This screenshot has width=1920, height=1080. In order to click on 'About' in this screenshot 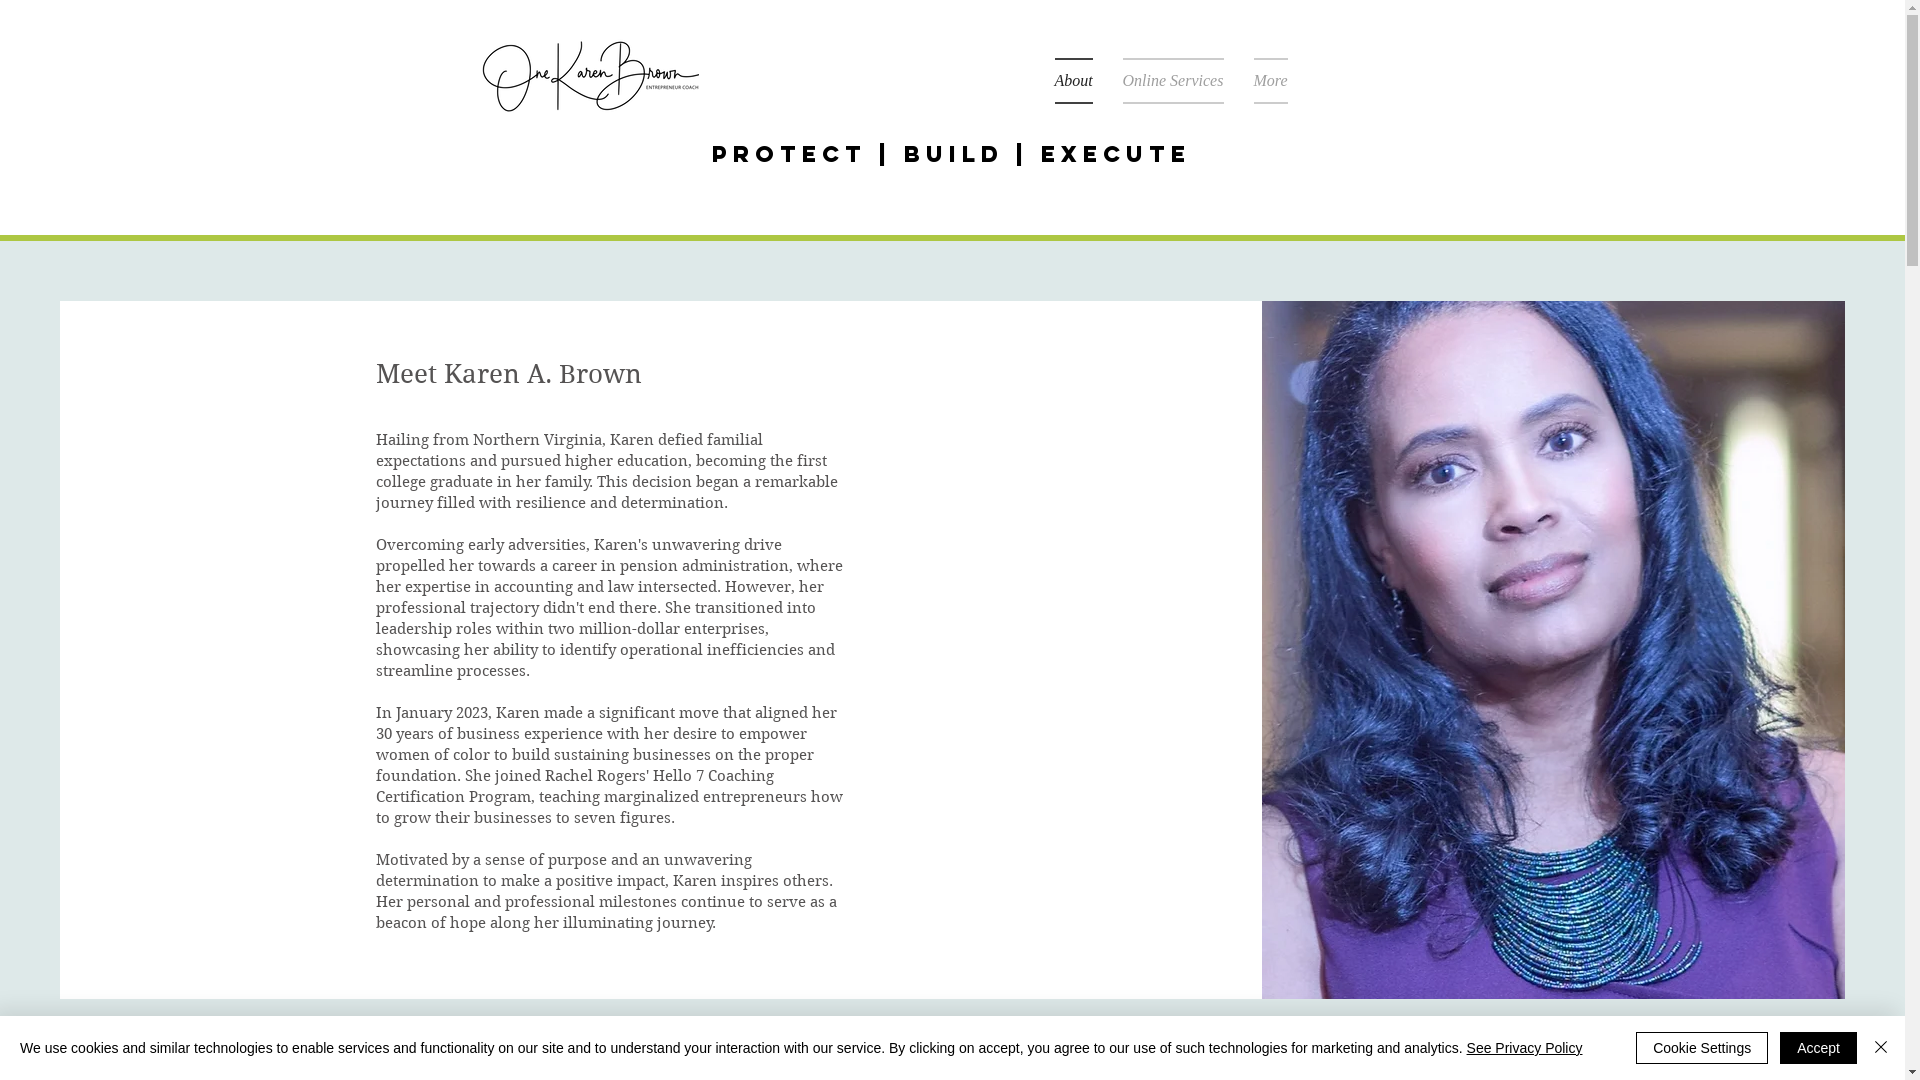, I will do `click(1079, 80)`.